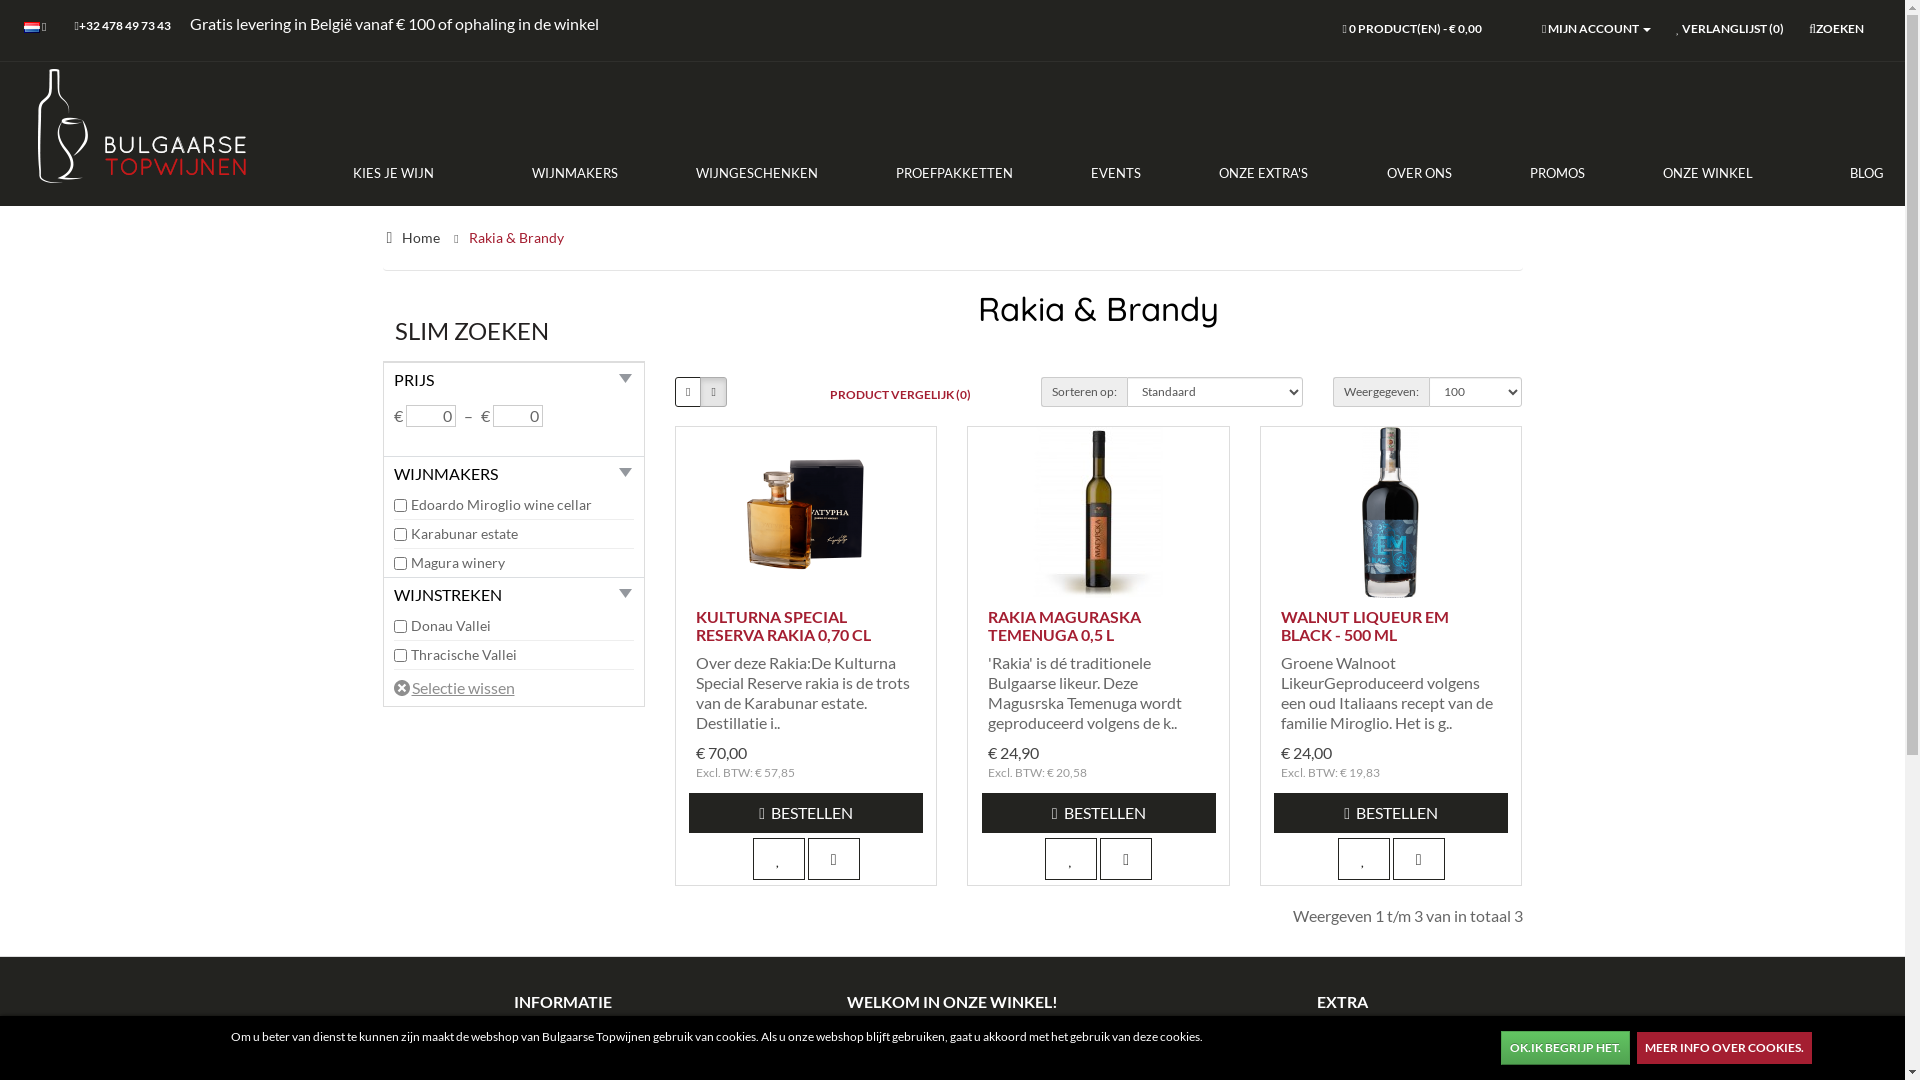 This screenshot has width=1920, height=1080. I want to click on 'PROEFPAKKETTEN', so click(857, 172).